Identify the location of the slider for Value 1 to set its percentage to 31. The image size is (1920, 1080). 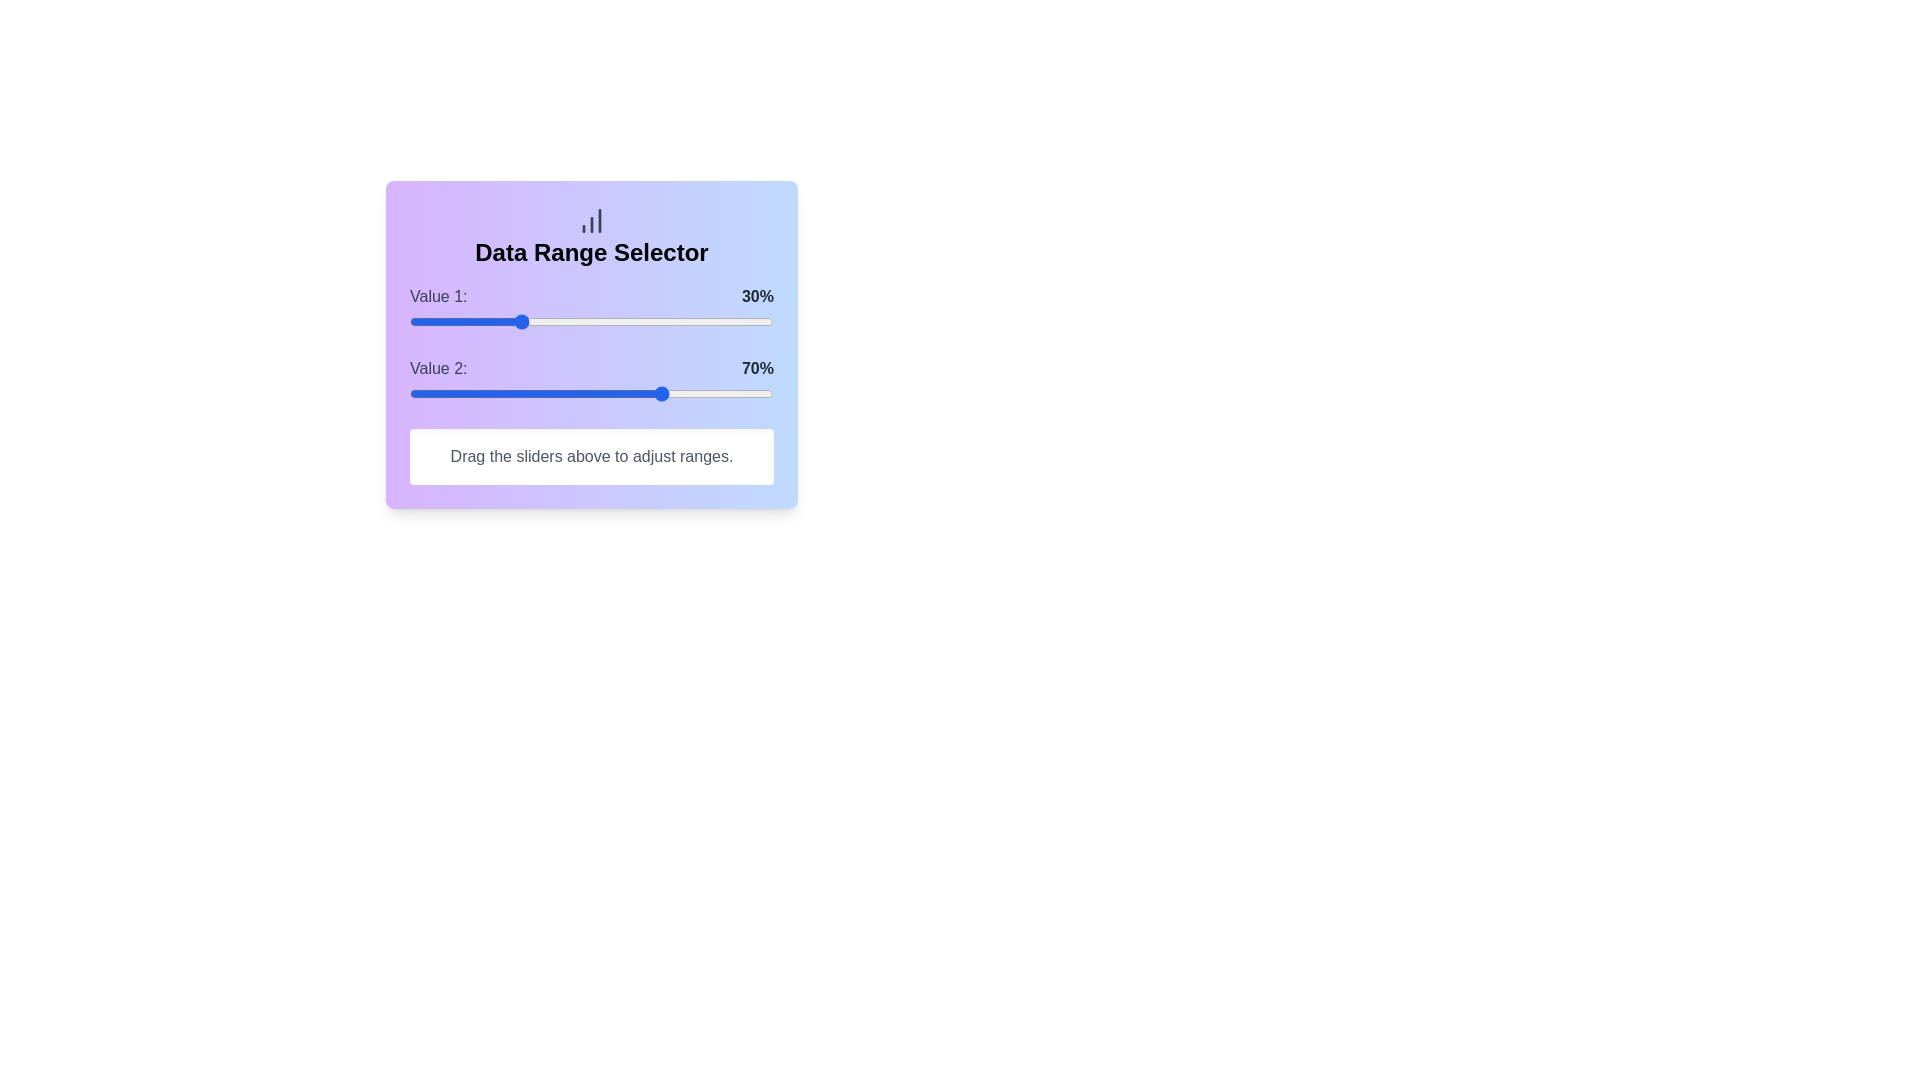
(522, 320).